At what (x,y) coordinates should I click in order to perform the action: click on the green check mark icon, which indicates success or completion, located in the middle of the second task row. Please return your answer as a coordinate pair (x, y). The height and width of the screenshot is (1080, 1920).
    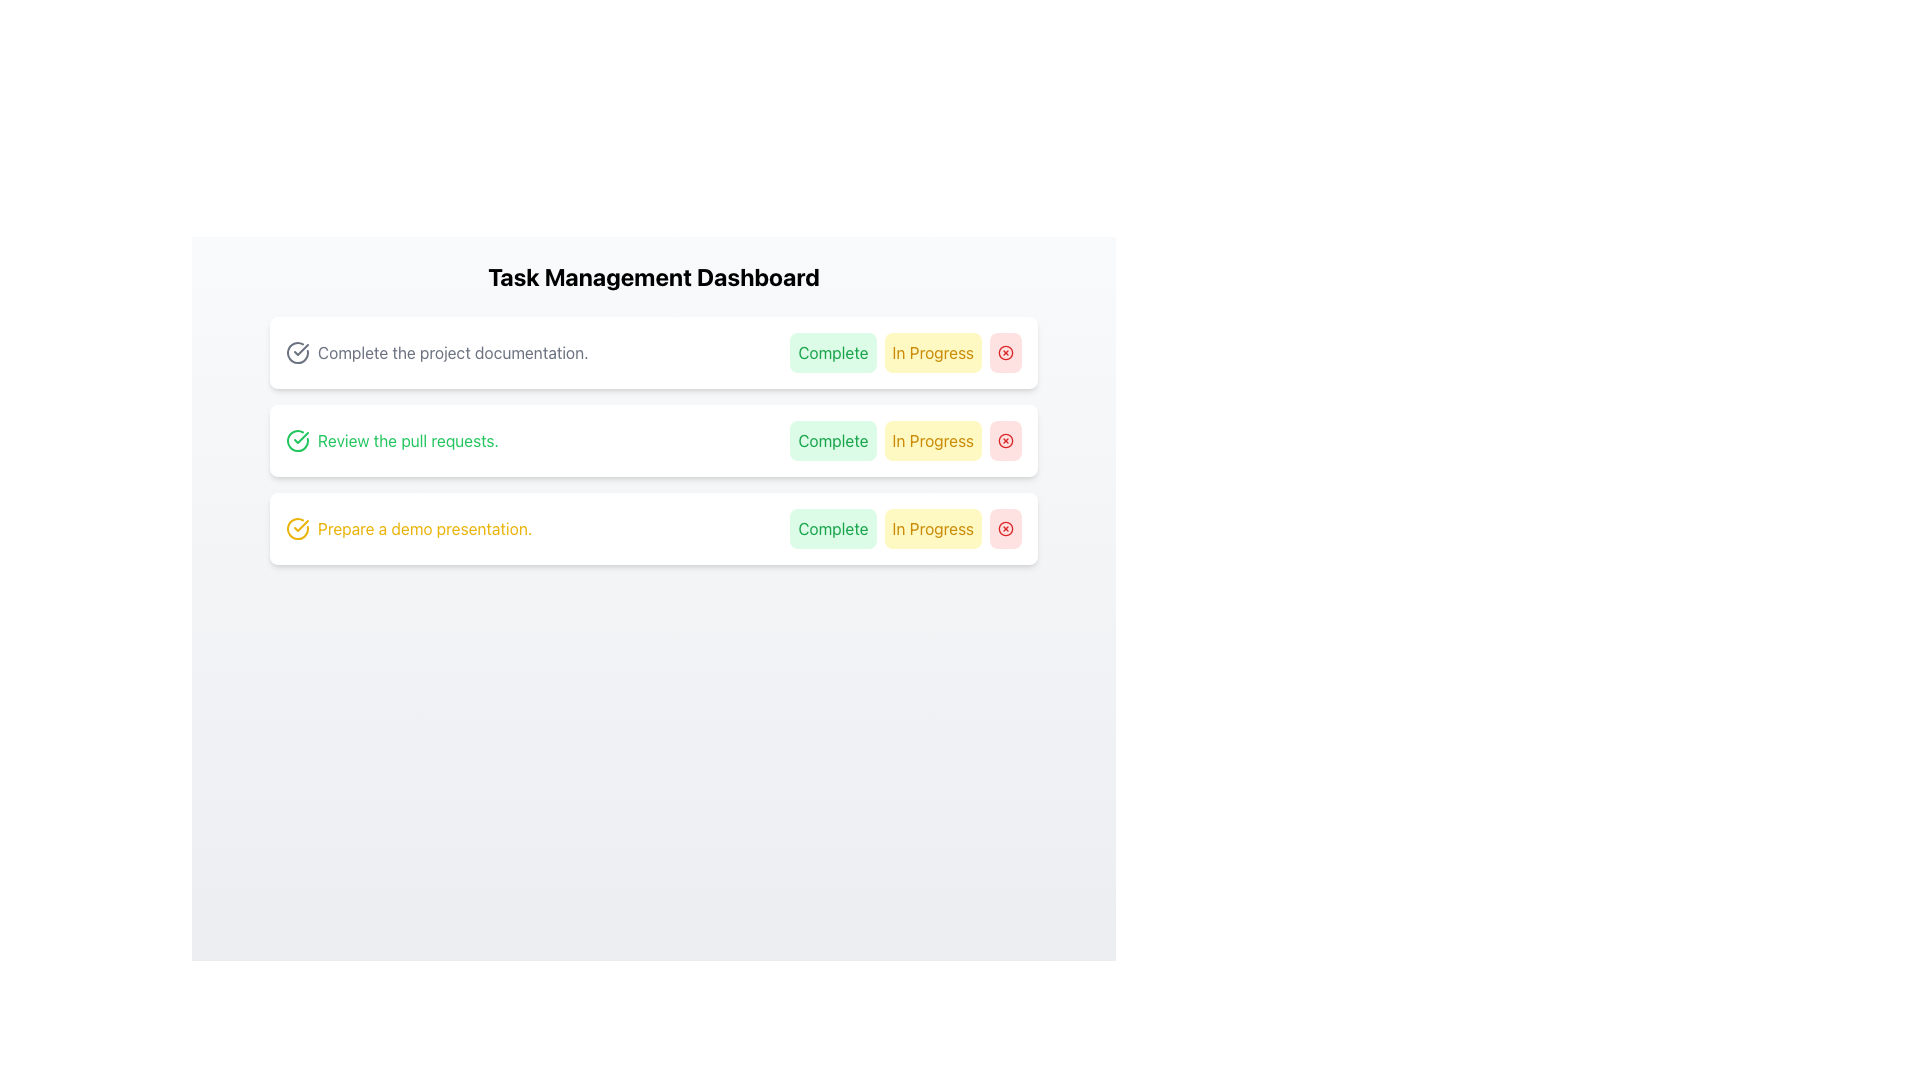
    Looking at the image, I should click on (300, 437).